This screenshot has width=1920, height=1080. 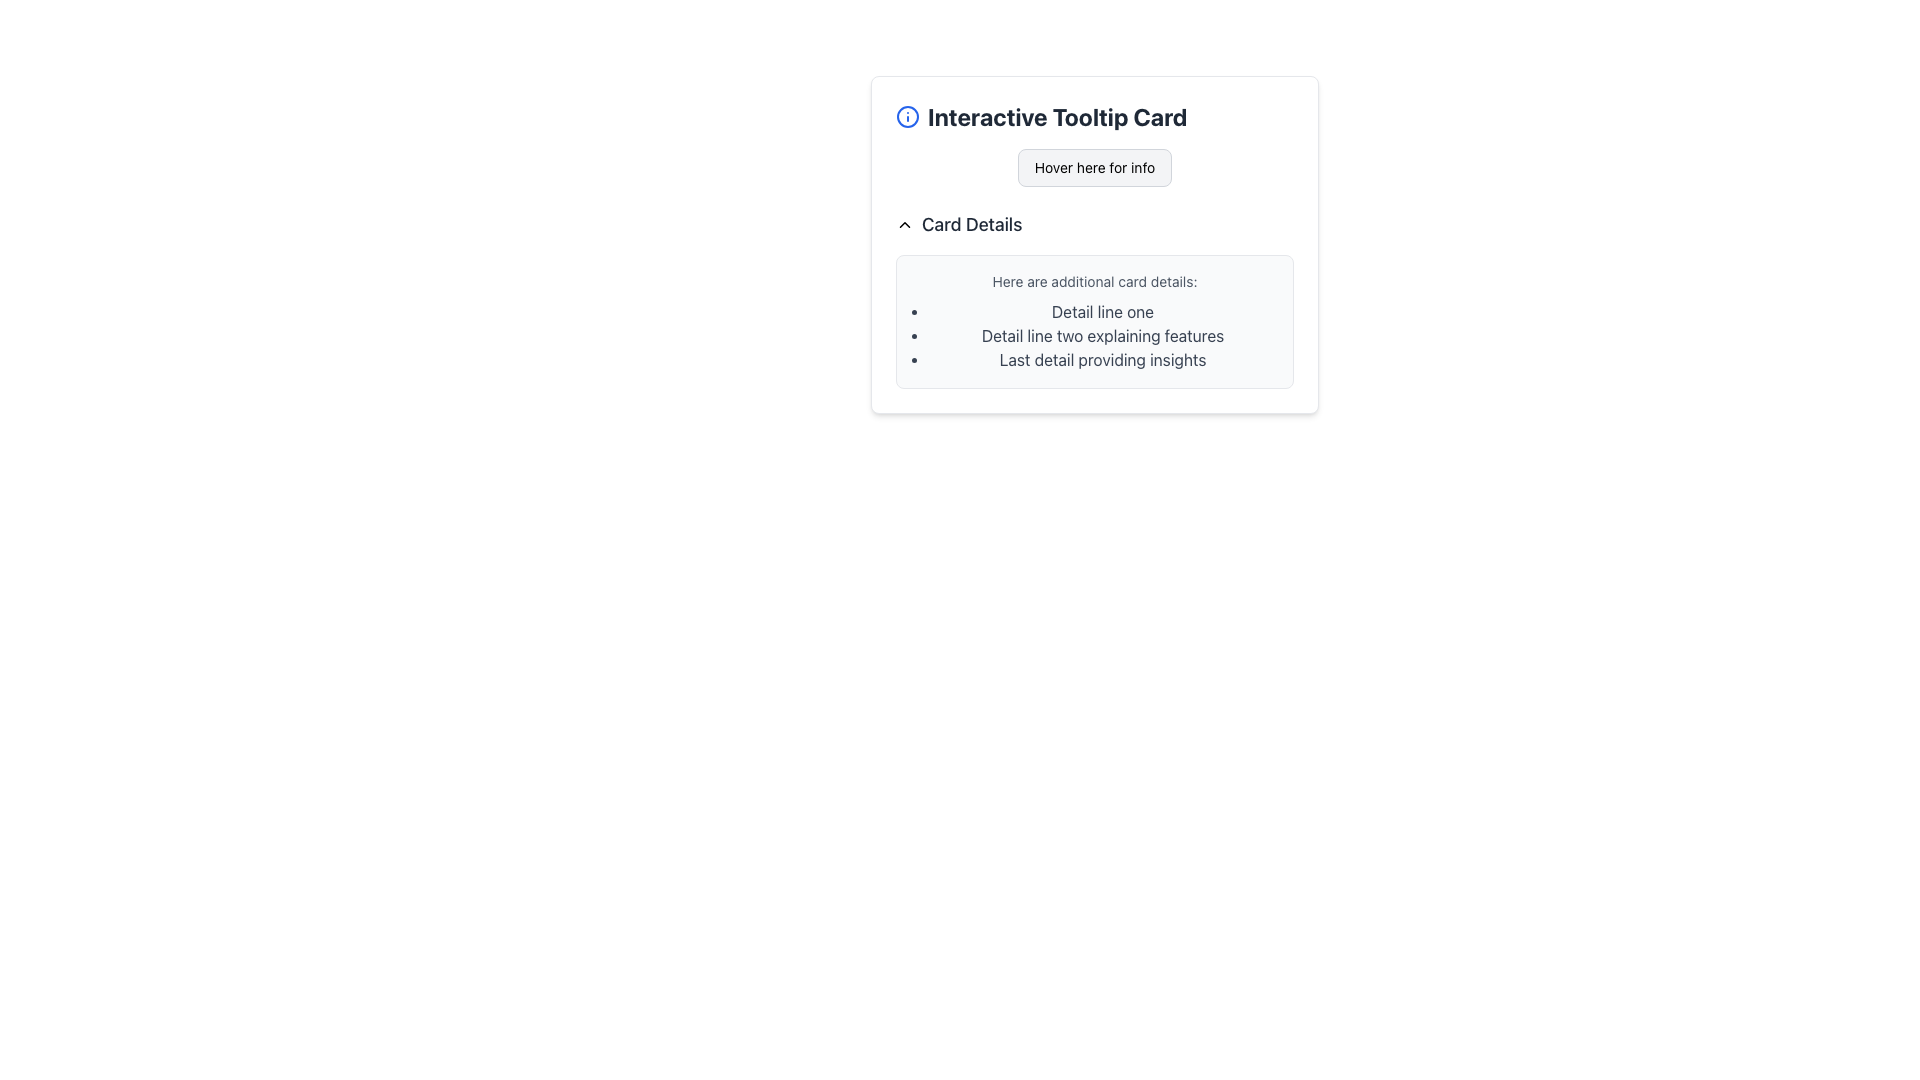 I want to click on descriptive text element located in the 'Card Details' area under the 'Interactive Tooltip Card' header, which is the first item in a bulleted list and provides additional context about the interface, so click(x=1102, y=312).